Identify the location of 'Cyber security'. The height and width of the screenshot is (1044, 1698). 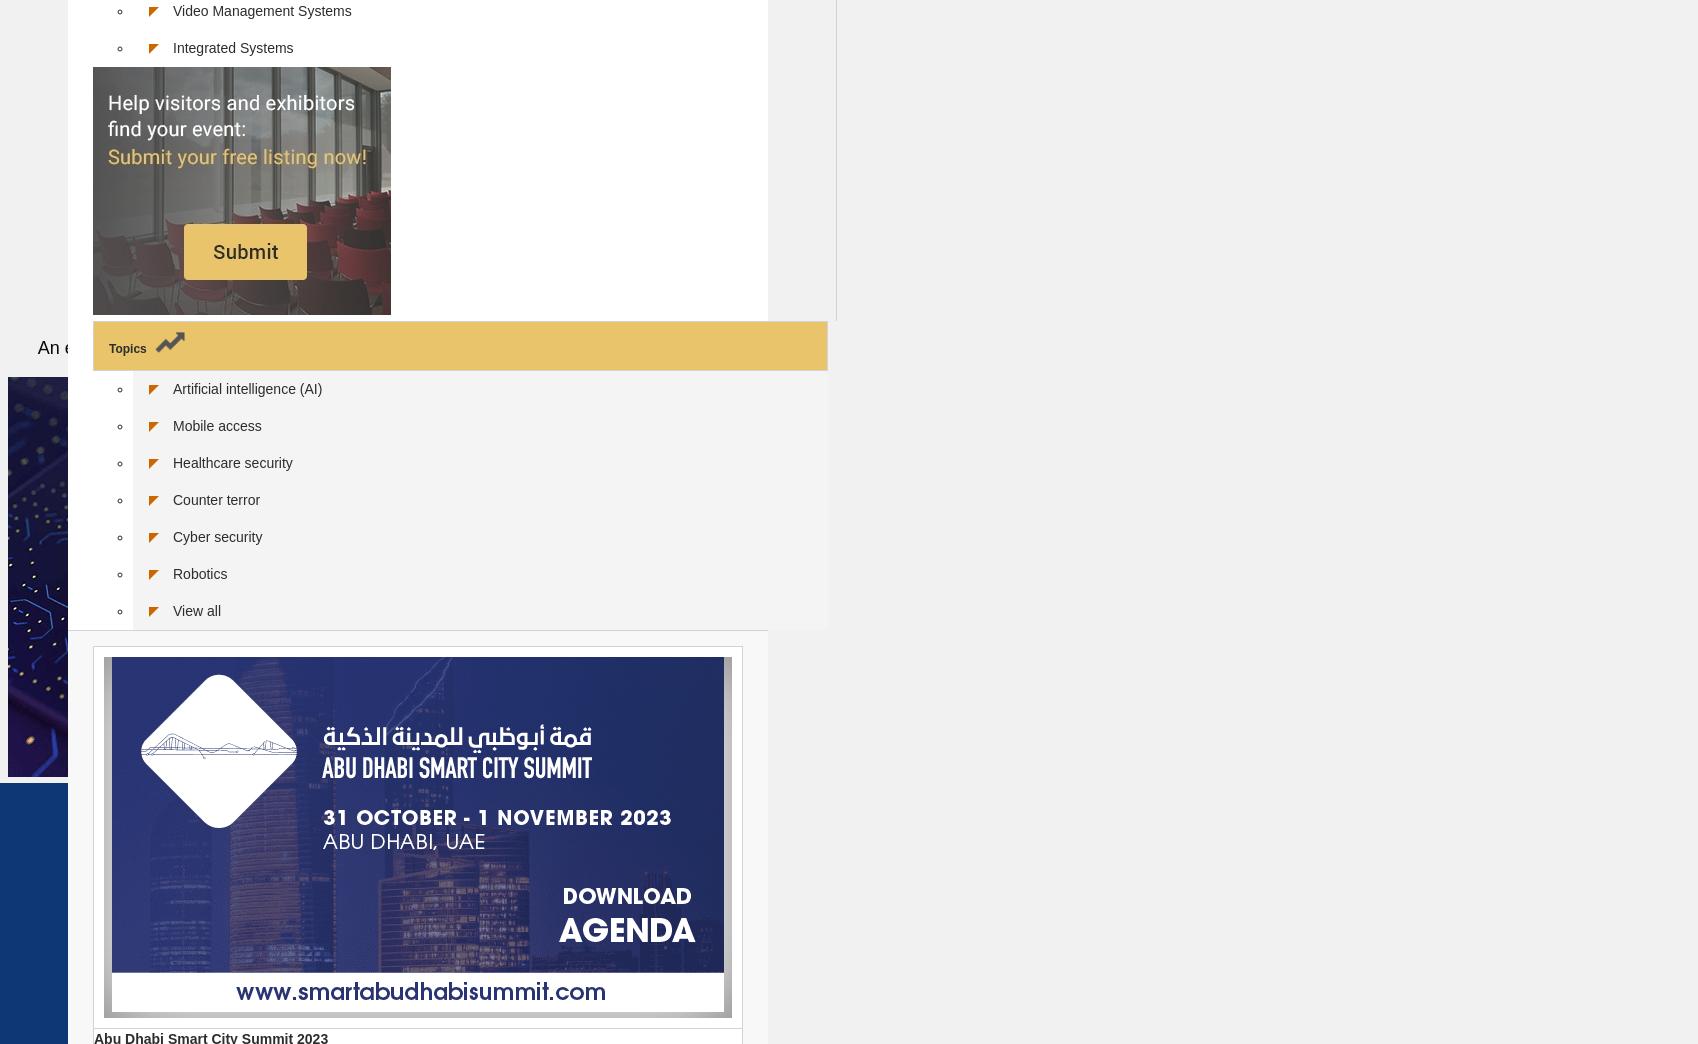
(173, 534).